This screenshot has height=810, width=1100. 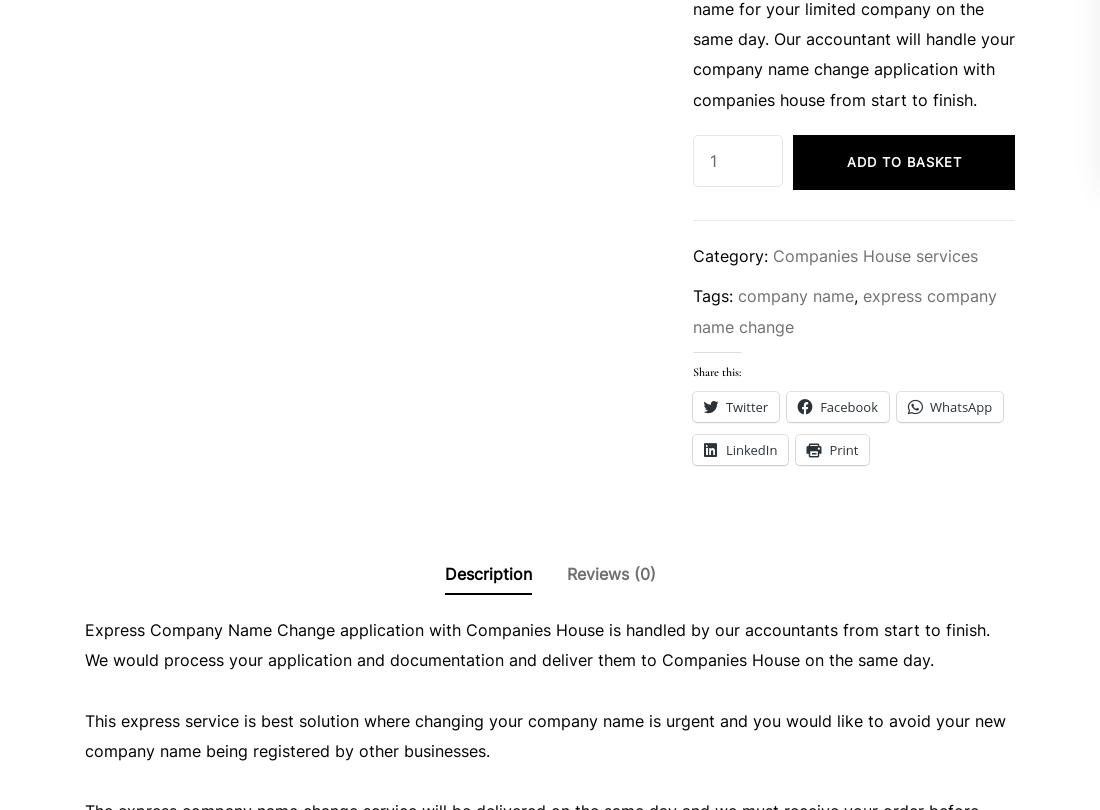 I want to click on 'Reviews (0)', so click(x=564, y=573).